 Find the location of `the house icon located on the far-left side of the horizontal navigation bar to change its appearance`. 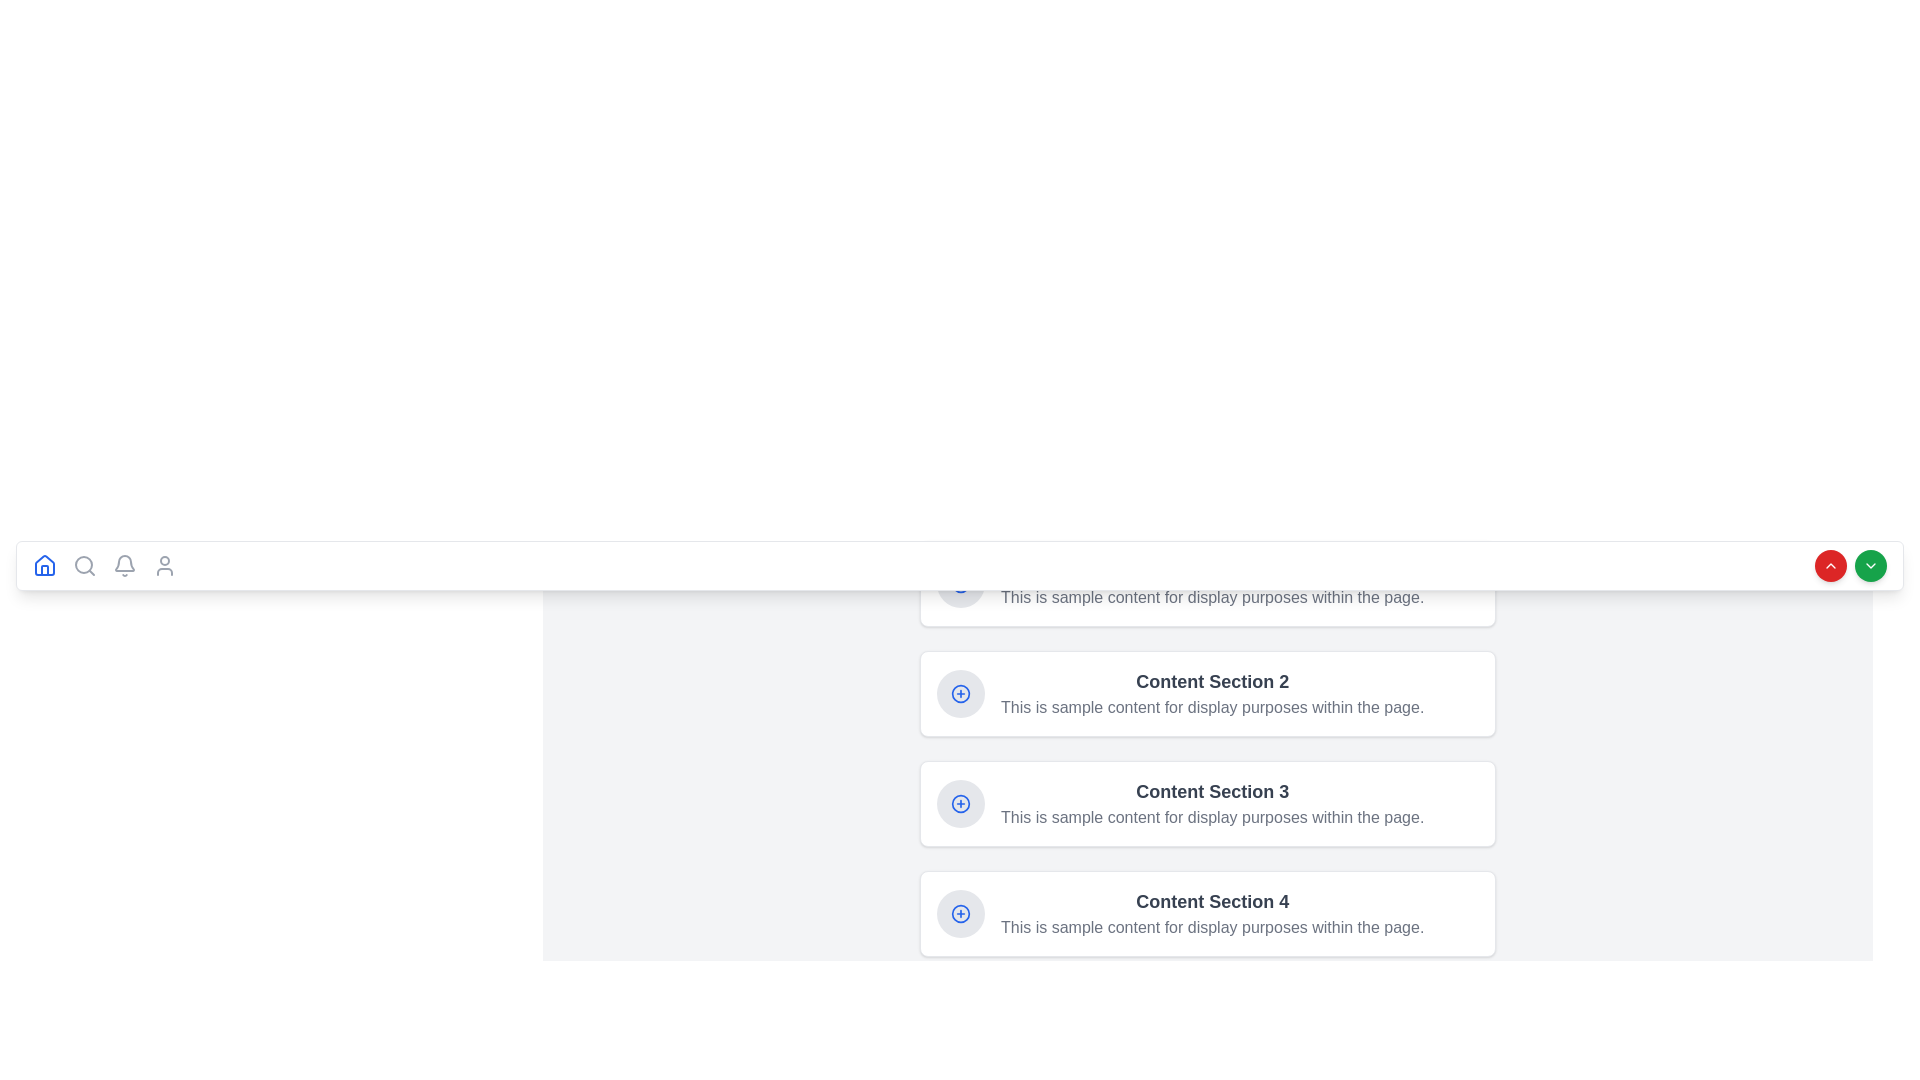

the house icon located on the far-left side of the horizontal navigation bar to change its appearance is located at coordinates (44, 566).